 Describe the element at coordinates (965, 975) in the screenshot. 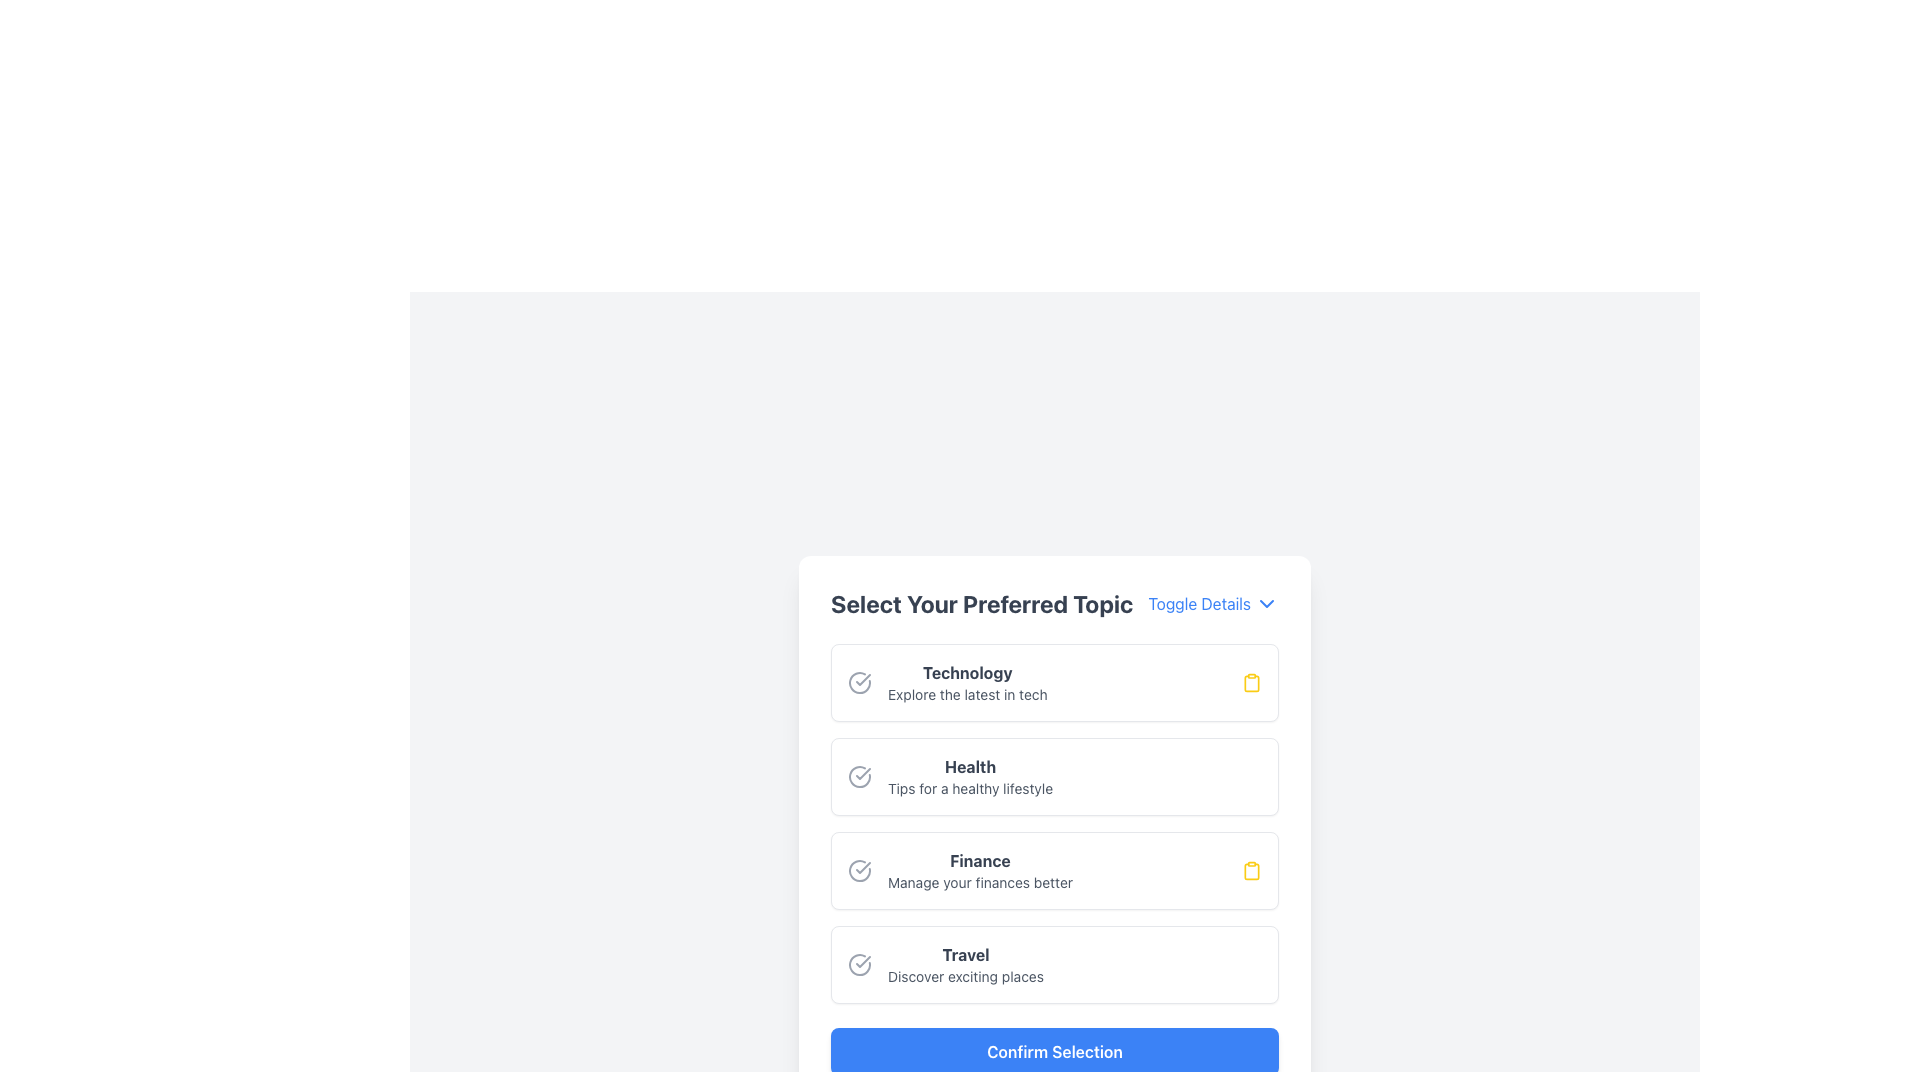

I see `supplementary information text located directly below the 'Travel' option in the fourth section of the interface` at that location.